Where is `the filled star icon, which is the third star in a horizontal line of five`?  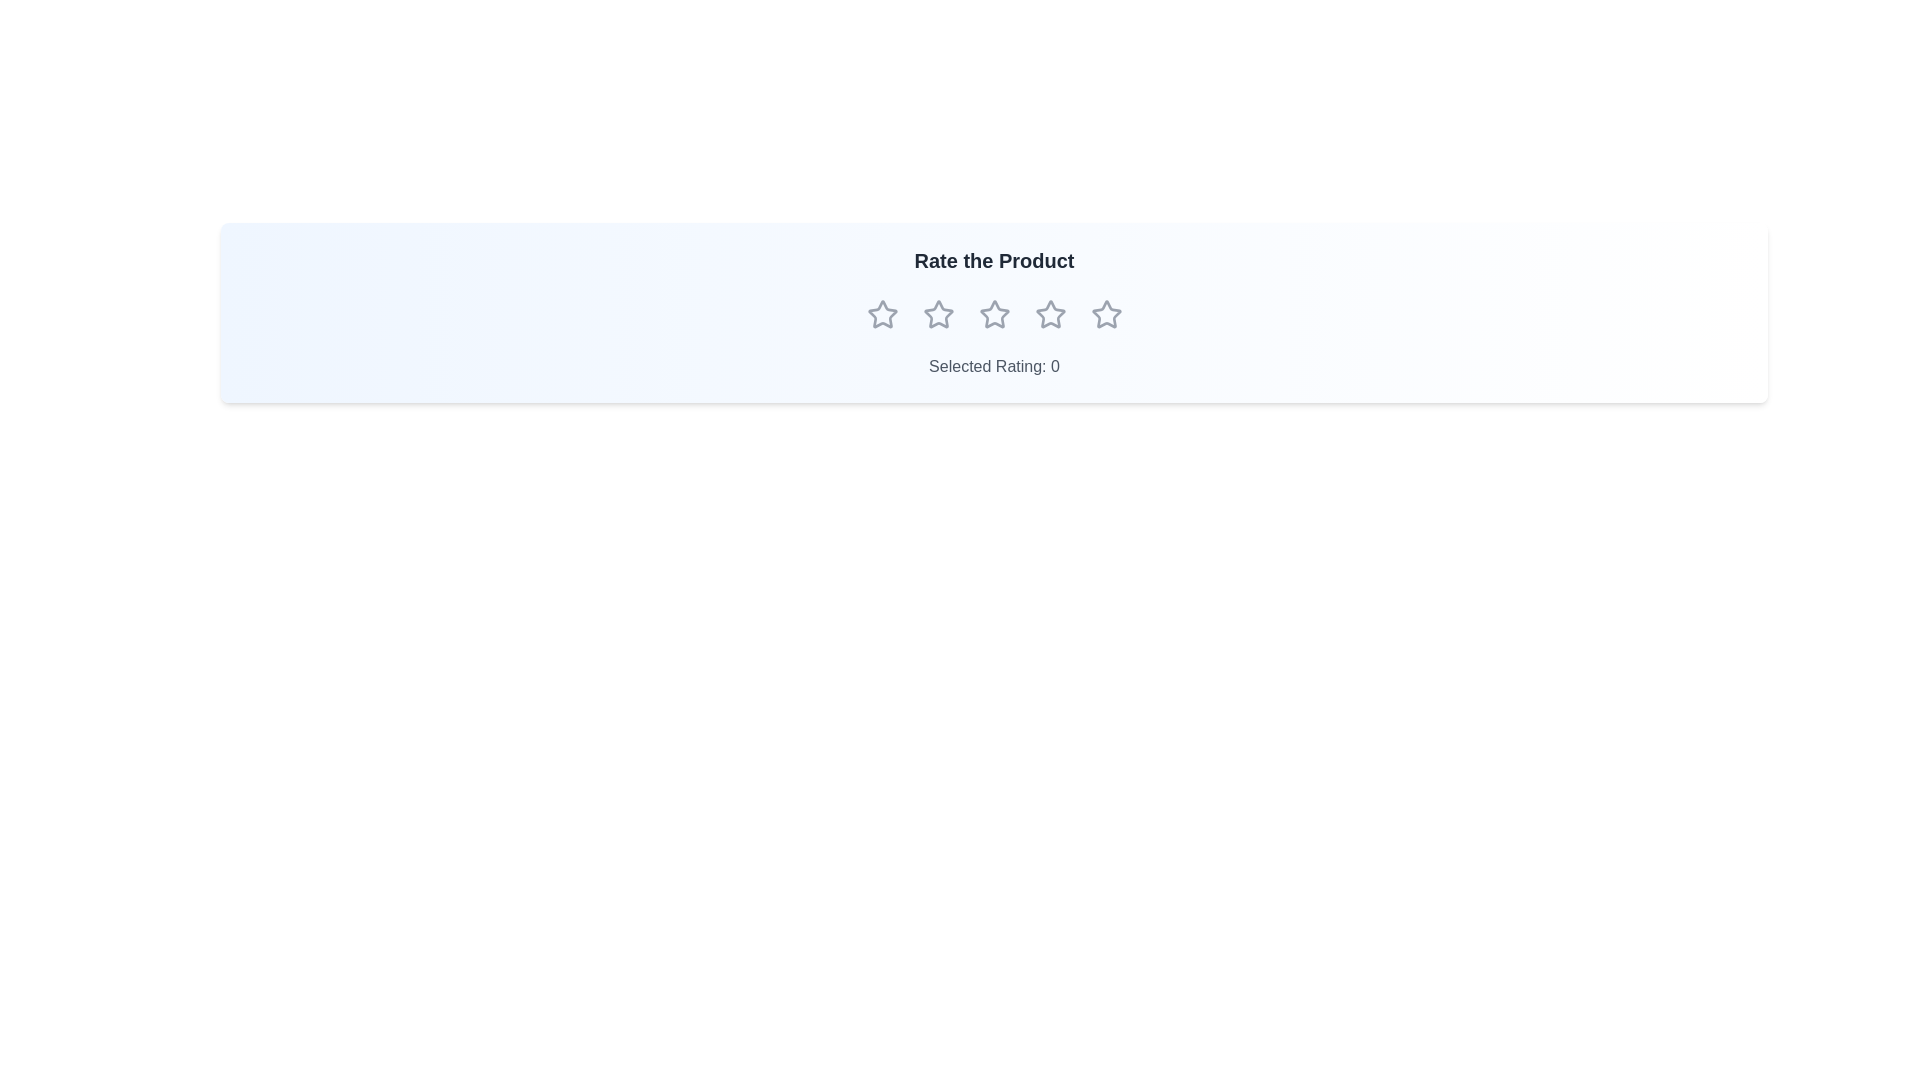
the filled star icon, which is the third star in a horizontal line of five is located at coordinates (1049, 314).